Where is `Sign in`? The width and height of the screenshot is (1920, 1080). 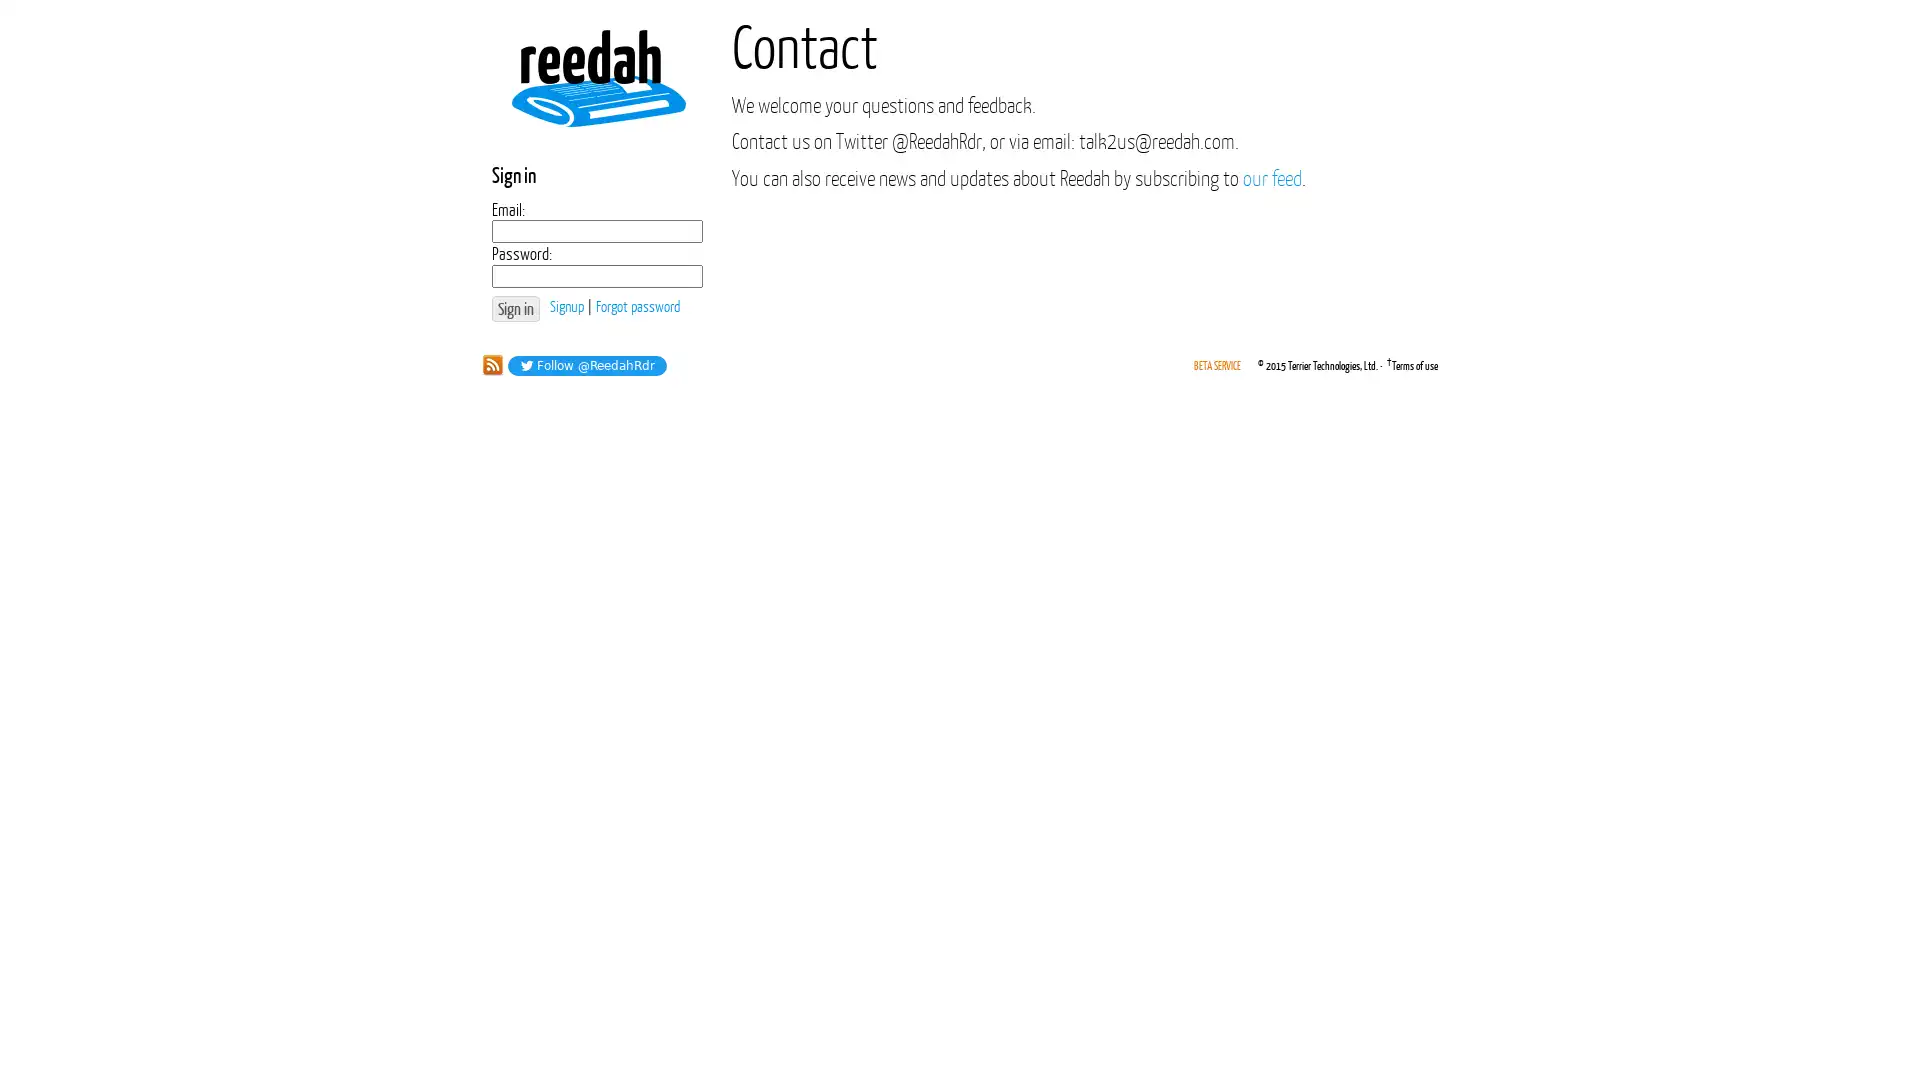 Sign in is located at coordinates (515, 308).